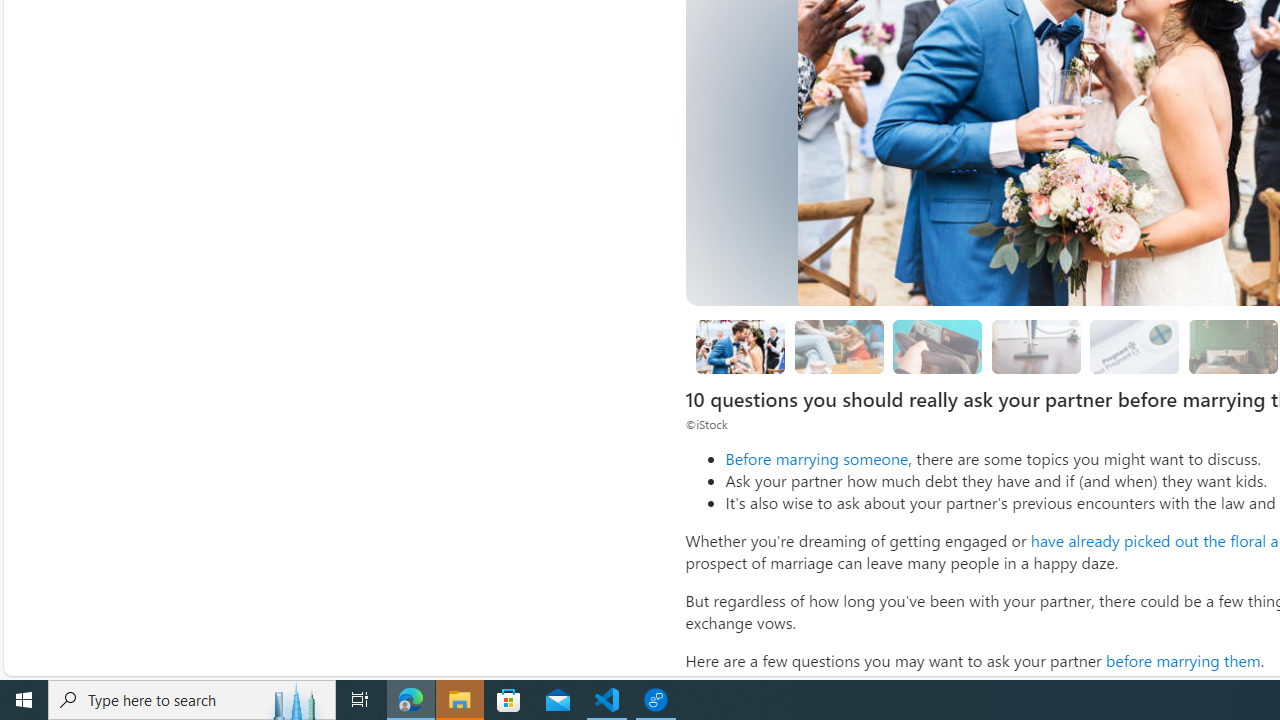 The width and height of the screenshot is (1280, 720). Describe the element at coordinates (1134, 342) in the screenshot. I see `'Class: progress'` at that location.